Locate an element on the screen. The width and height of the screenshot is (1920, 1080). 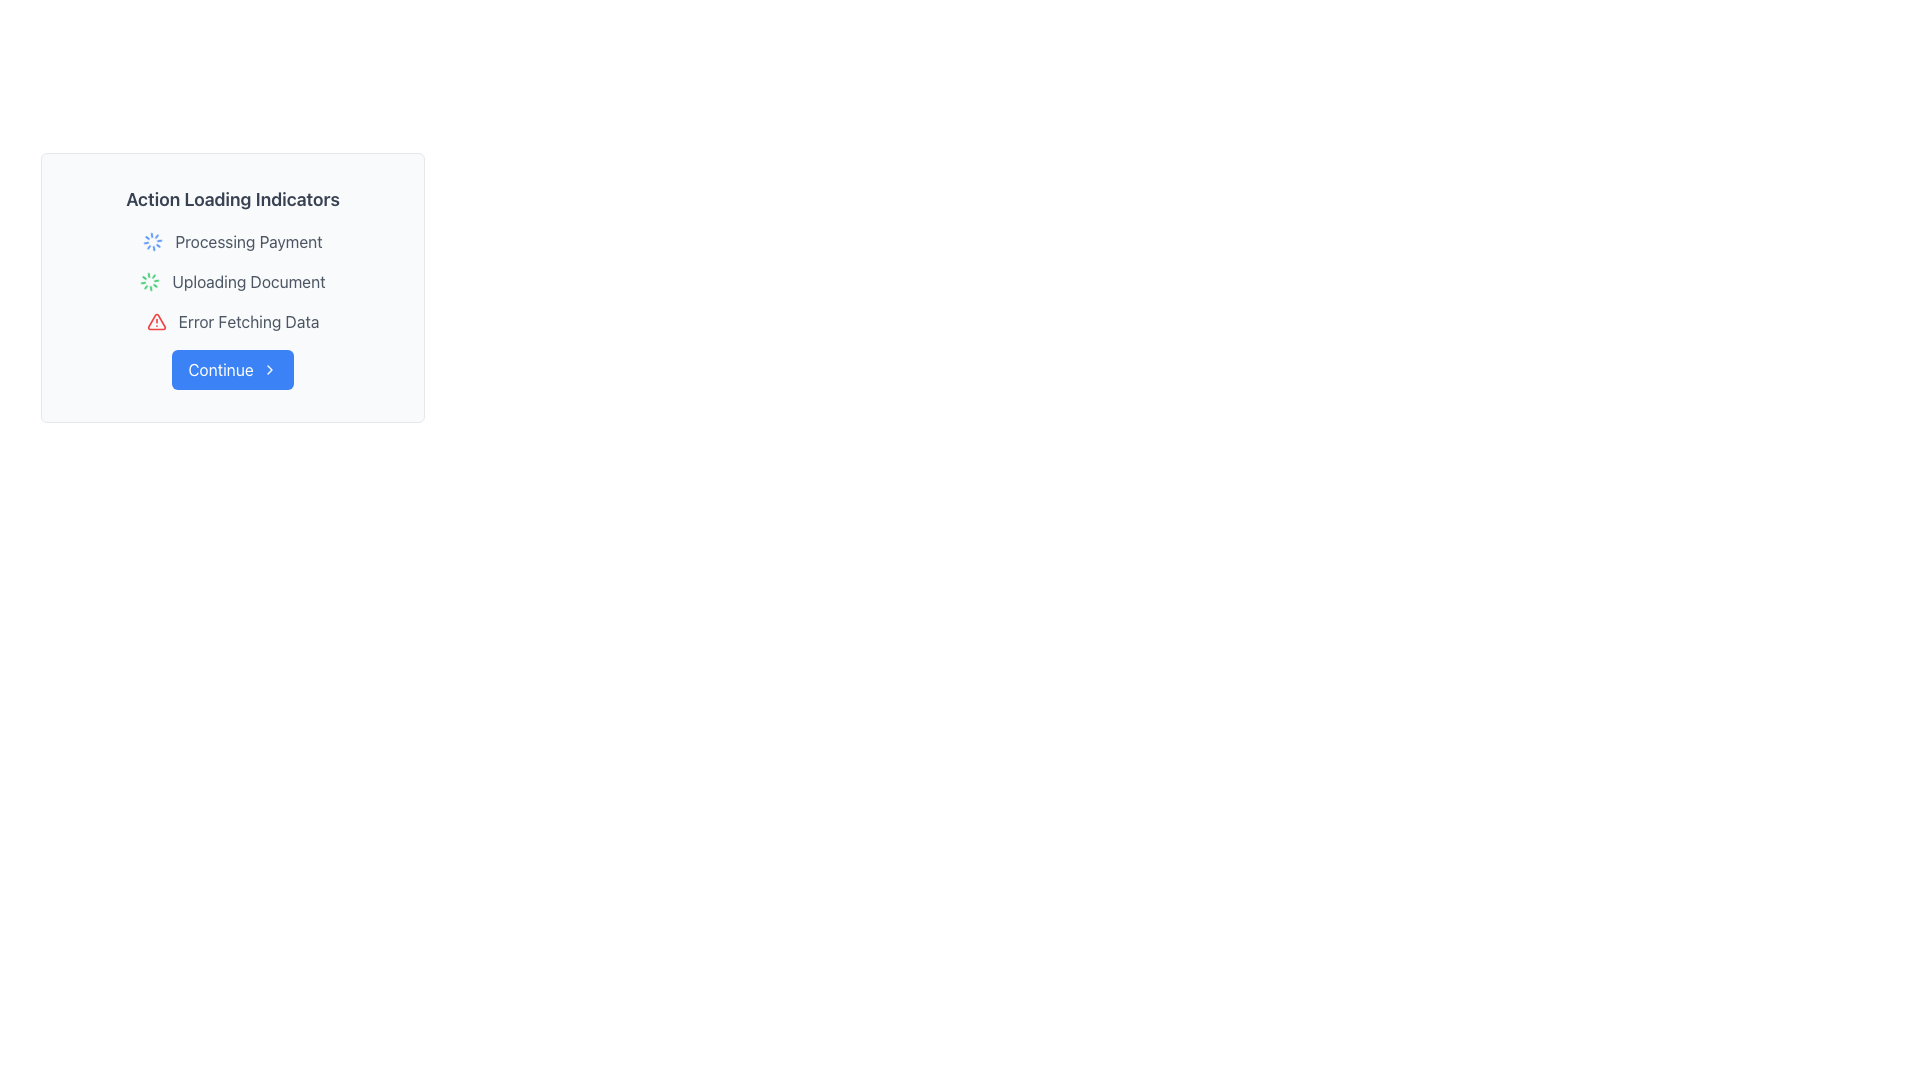
the Informational Indicator displaying 'Processing Payment' with a spinning loader icon, located beneath 'Action Loading Indicators' is located at coordinates (233, 241).